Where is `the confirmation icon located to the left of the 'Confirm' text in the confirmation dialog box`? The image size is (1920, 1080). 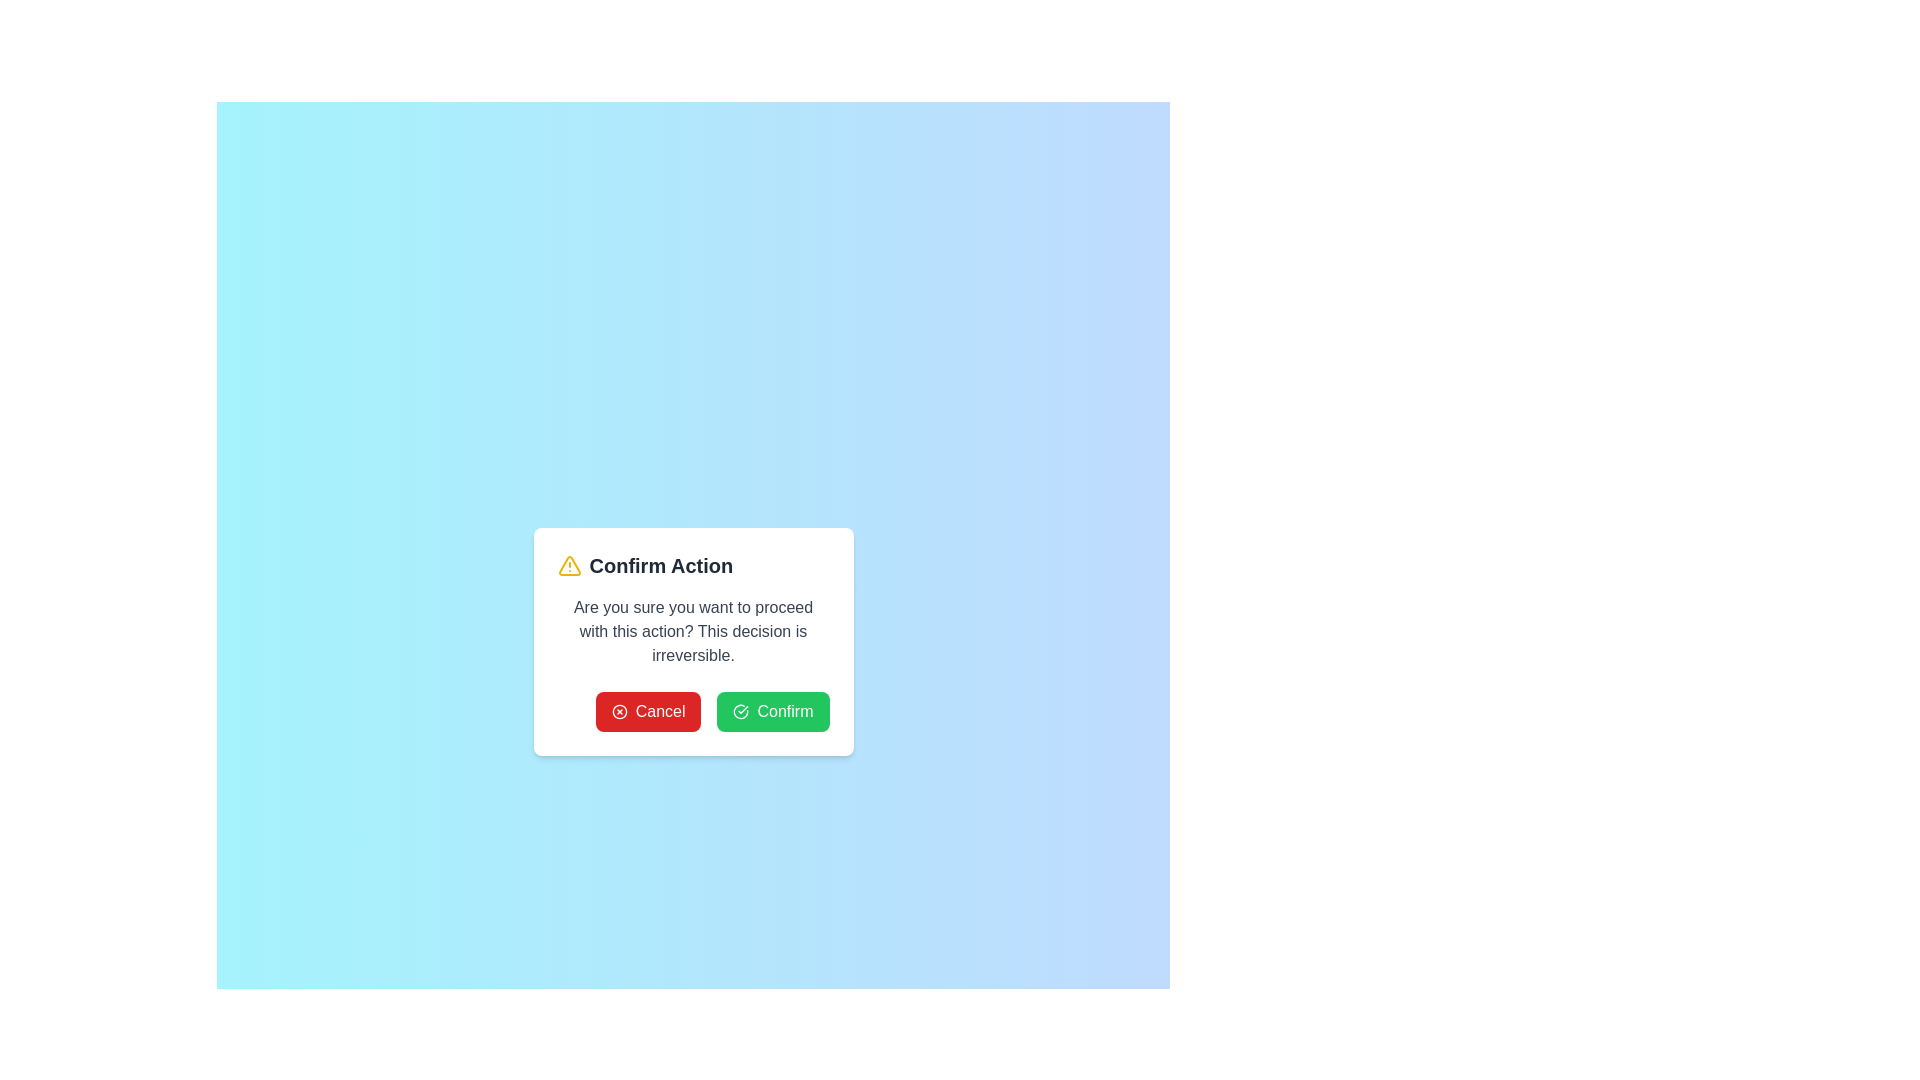 the confirmation icon located to the left of the 'Confirm' text in the confirmation dialog box is located at coordinates (740, 711).